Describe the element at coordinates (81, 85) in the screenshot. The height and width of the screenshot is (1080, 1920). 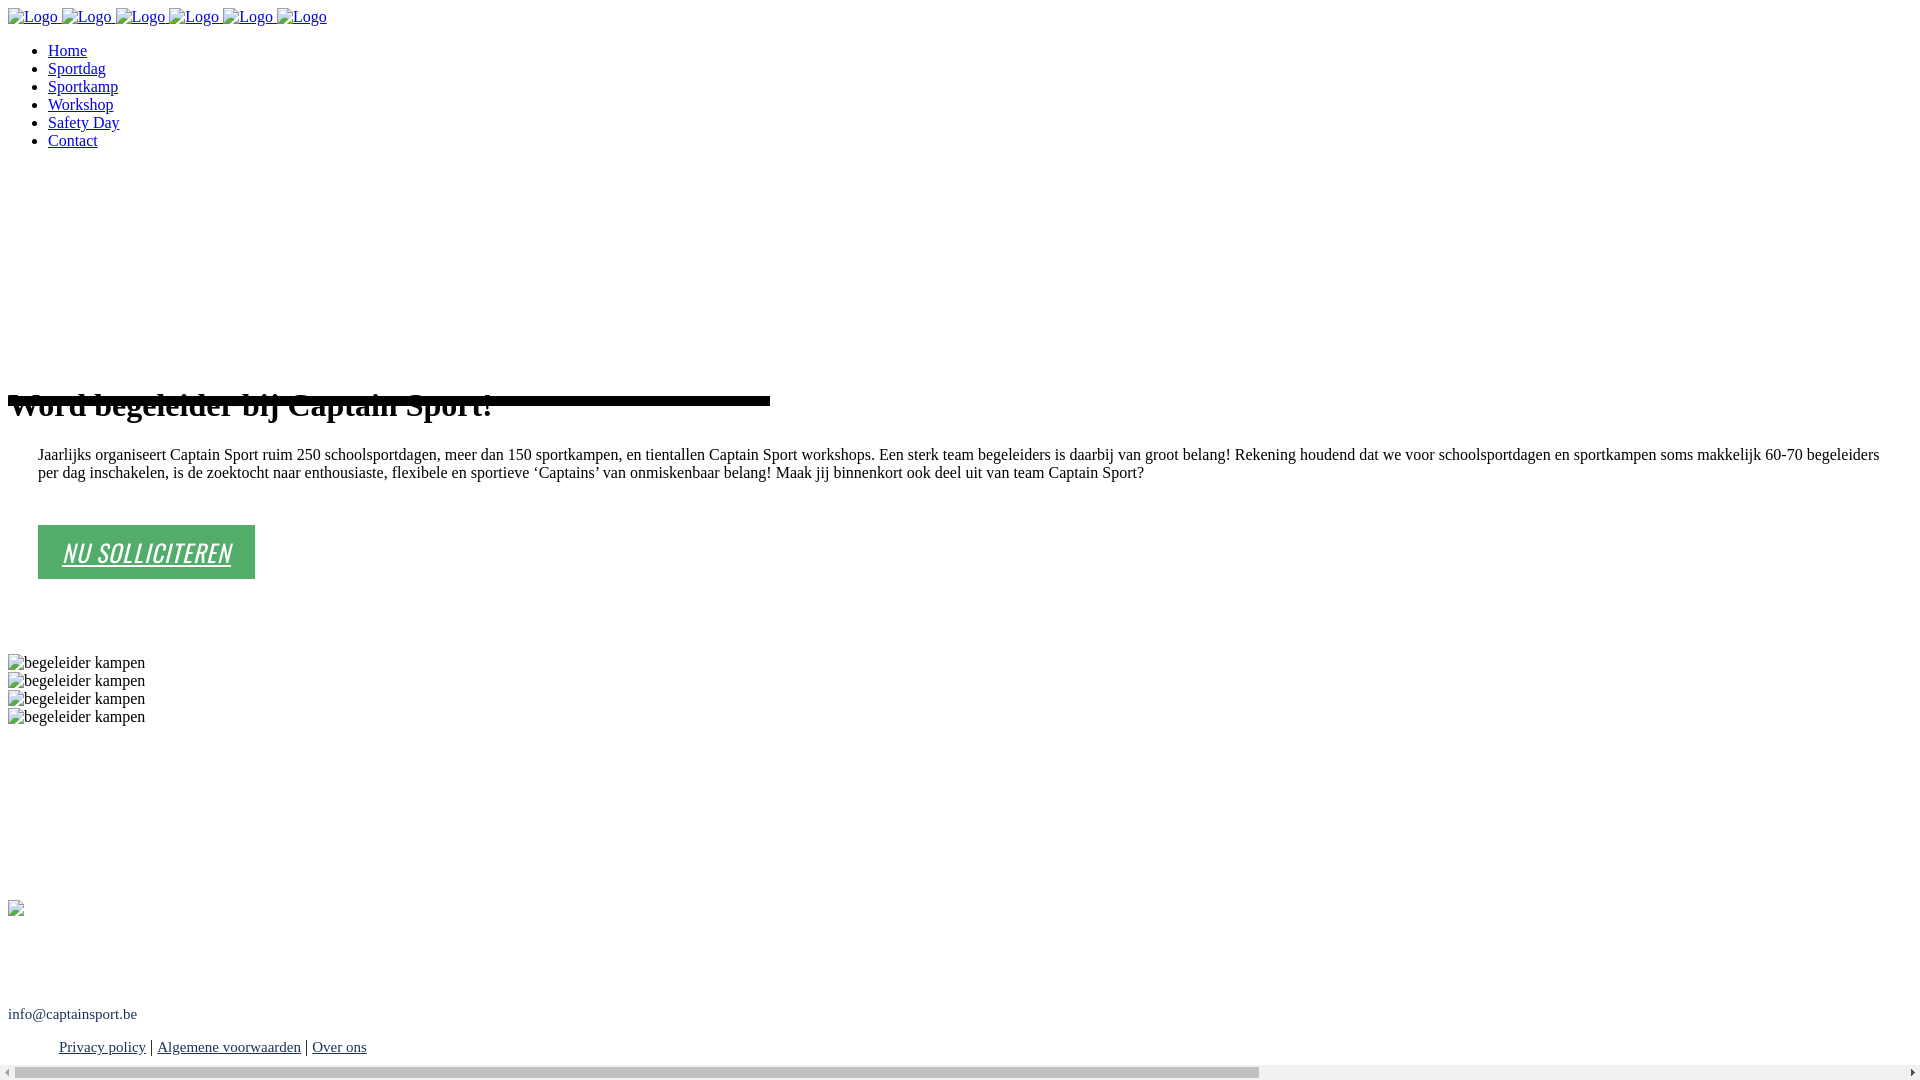
I see `'Sportkamp'` at that location.